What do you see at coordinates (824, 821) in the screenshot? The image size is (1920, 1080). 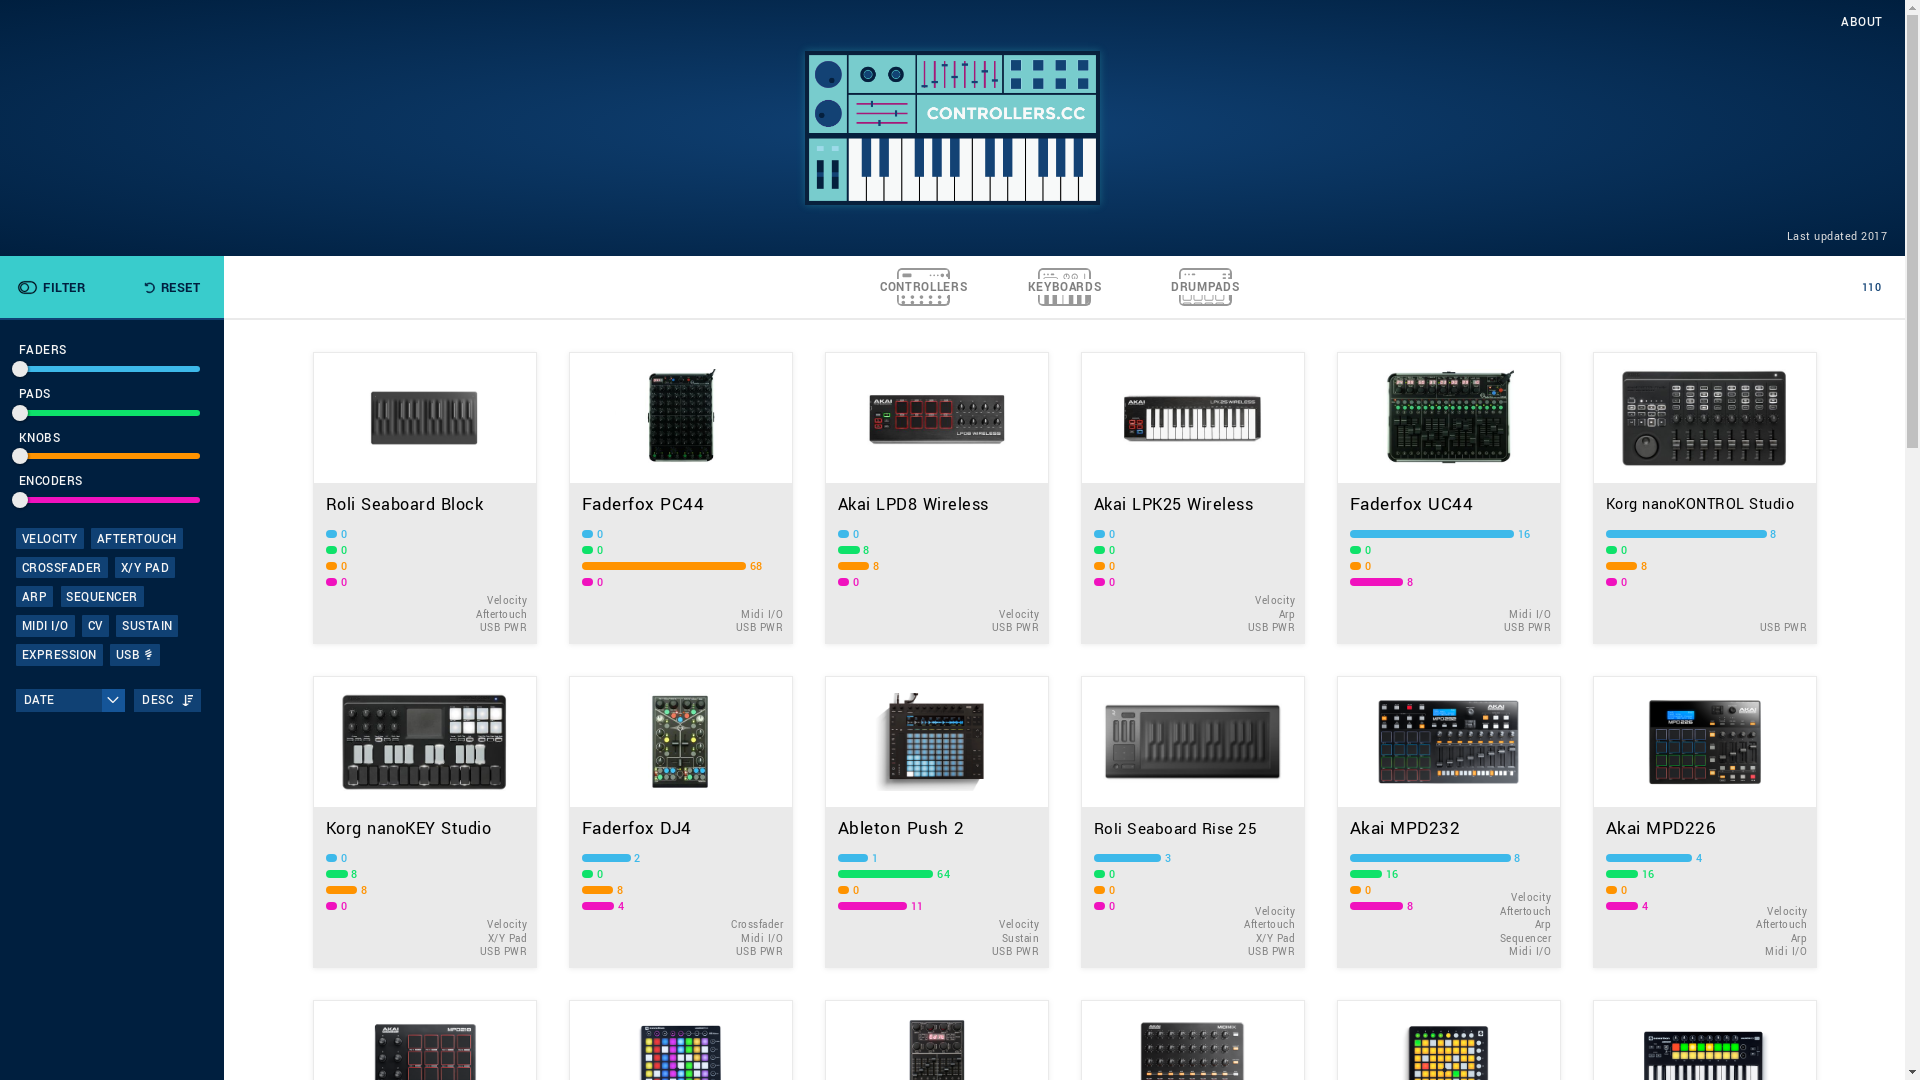 I see `'Ableton Push 2` at bounding box center [824, 821].